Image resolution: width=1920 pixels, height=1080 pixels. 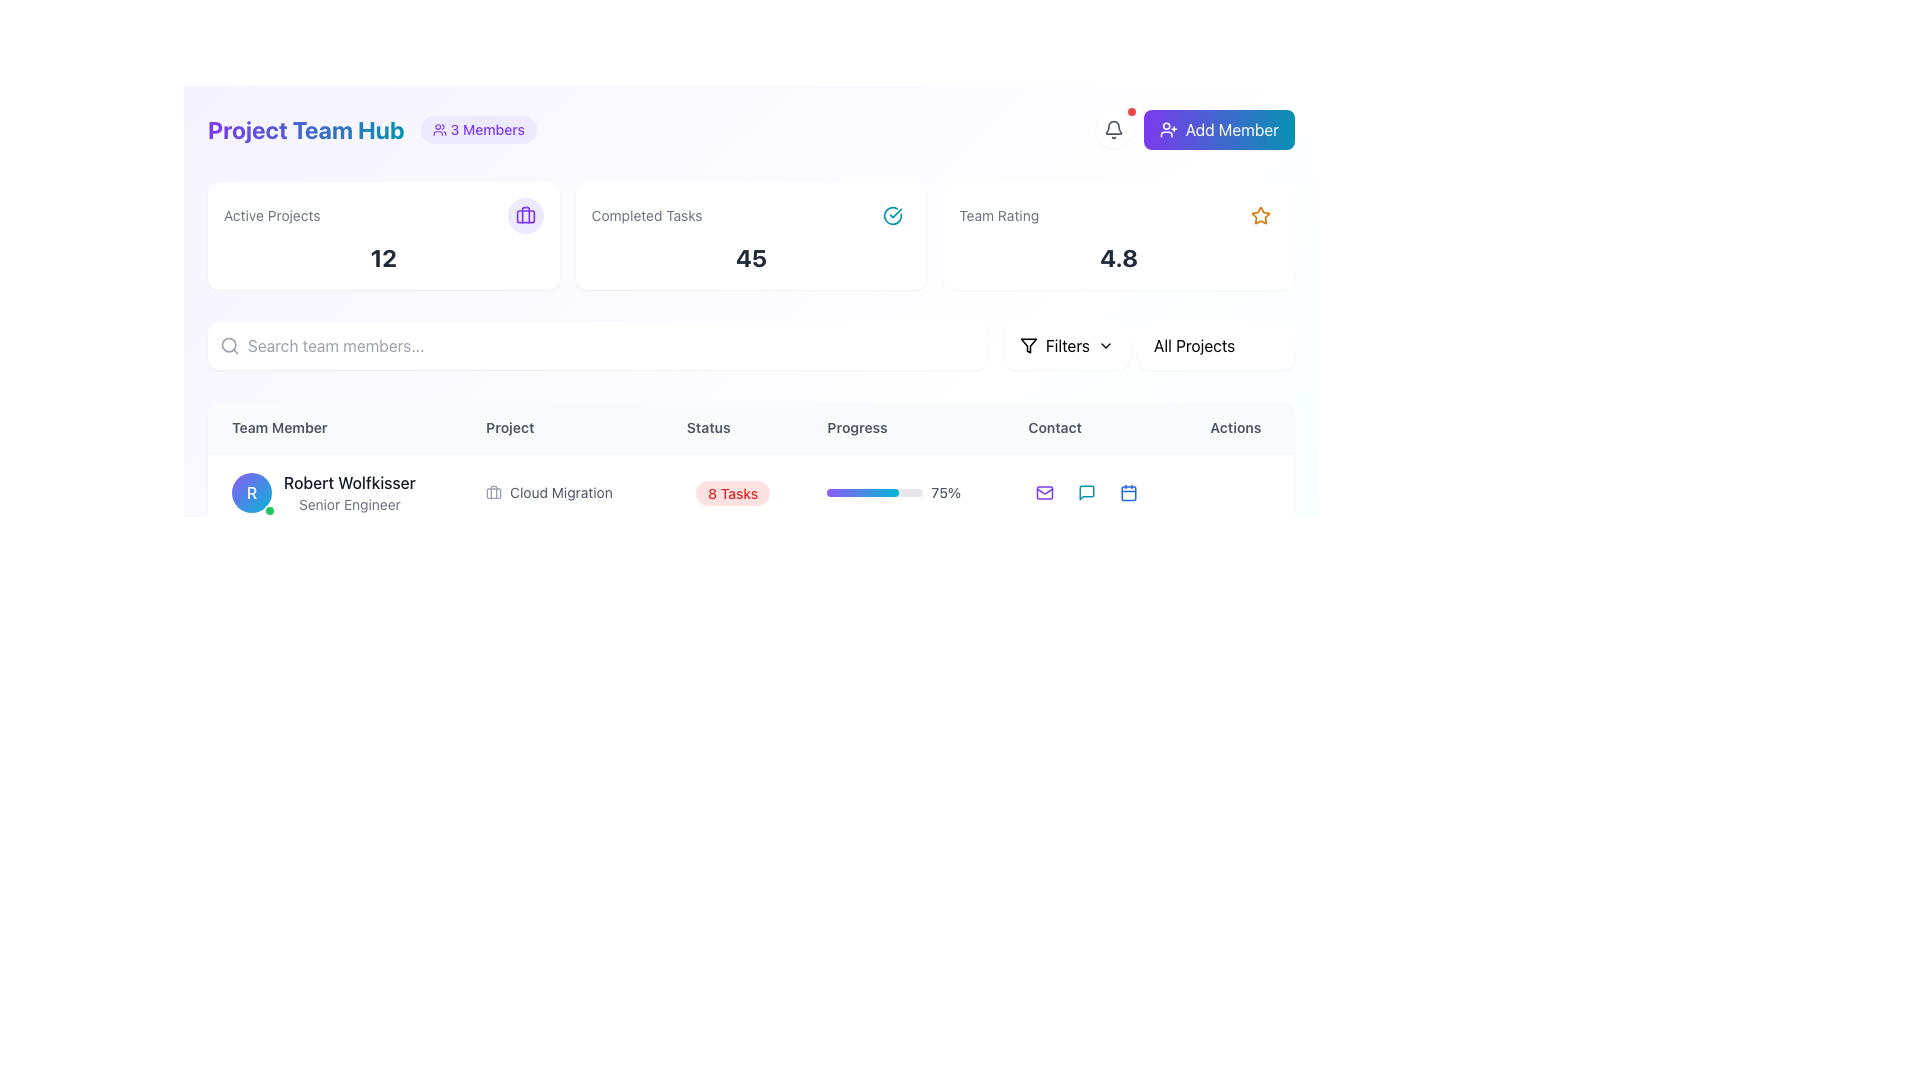 I want to click on text label indicating the column for actionable items in the header row of the table, which is positioned as the sixth item after 'Team Member', 'Project', 'Status', 'Progress', and 'Contact', so click(x=1239, y=427).